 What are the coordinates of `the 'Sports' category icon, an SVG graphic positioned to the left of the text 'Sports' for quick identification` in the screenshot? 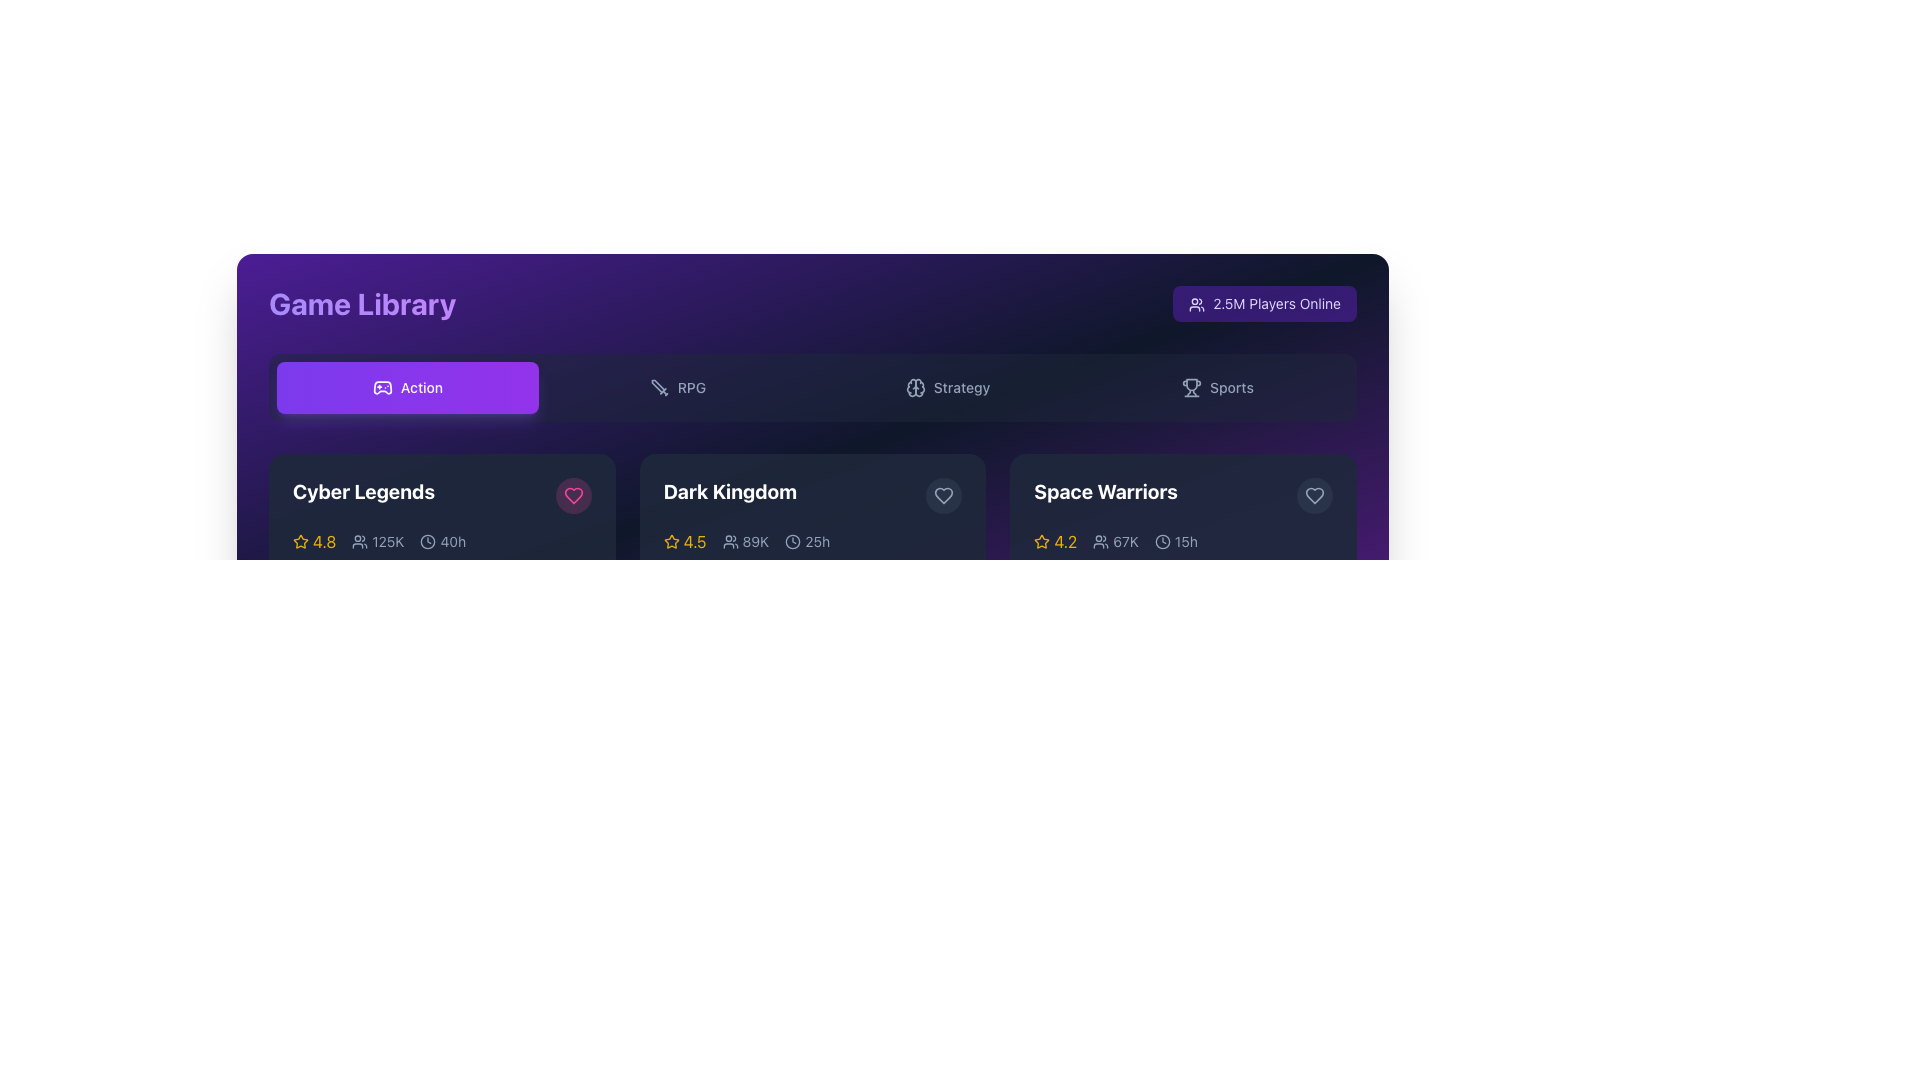 It's located at (1192, 388).